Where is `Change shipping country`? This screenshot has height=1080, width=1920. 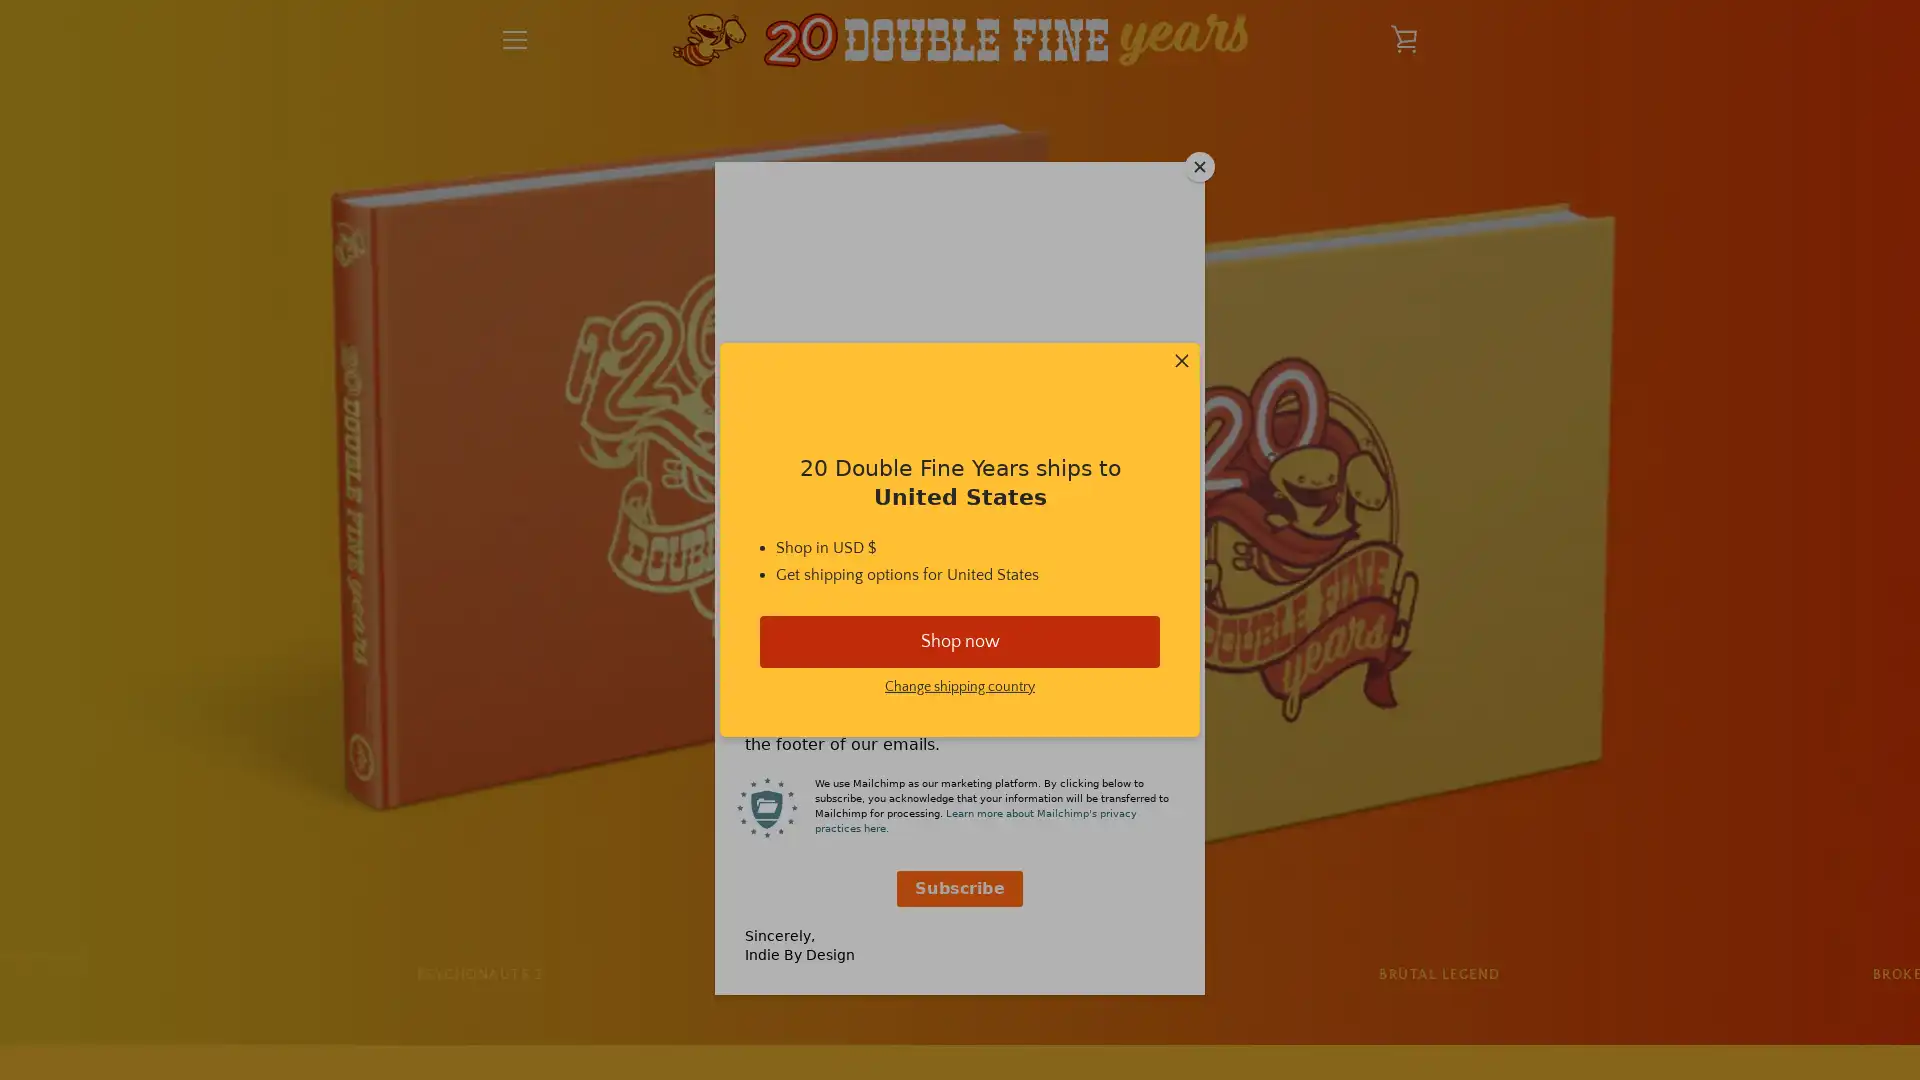
Change shipping country is located at coordinates (960, 685).